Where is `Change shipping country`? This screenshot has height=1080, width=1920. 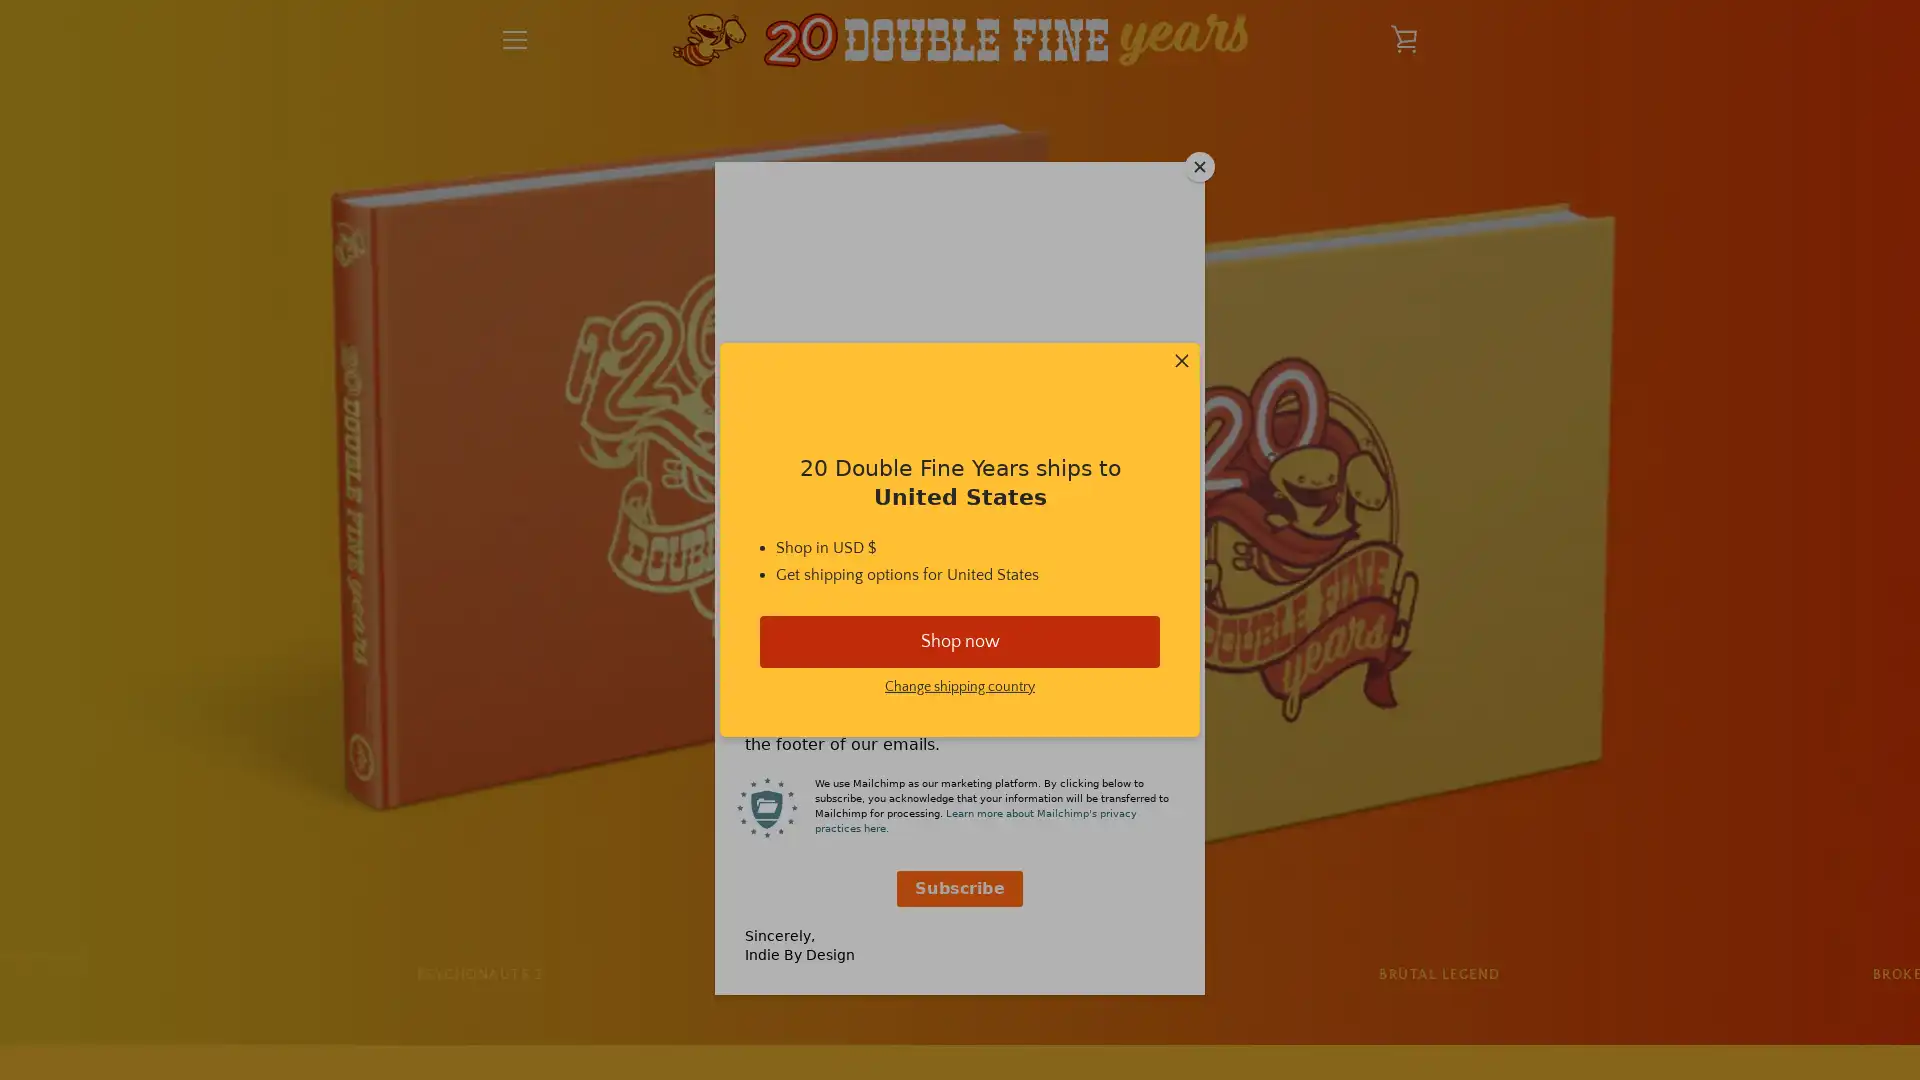
Change shipping country is located at coordinates (960, 685).